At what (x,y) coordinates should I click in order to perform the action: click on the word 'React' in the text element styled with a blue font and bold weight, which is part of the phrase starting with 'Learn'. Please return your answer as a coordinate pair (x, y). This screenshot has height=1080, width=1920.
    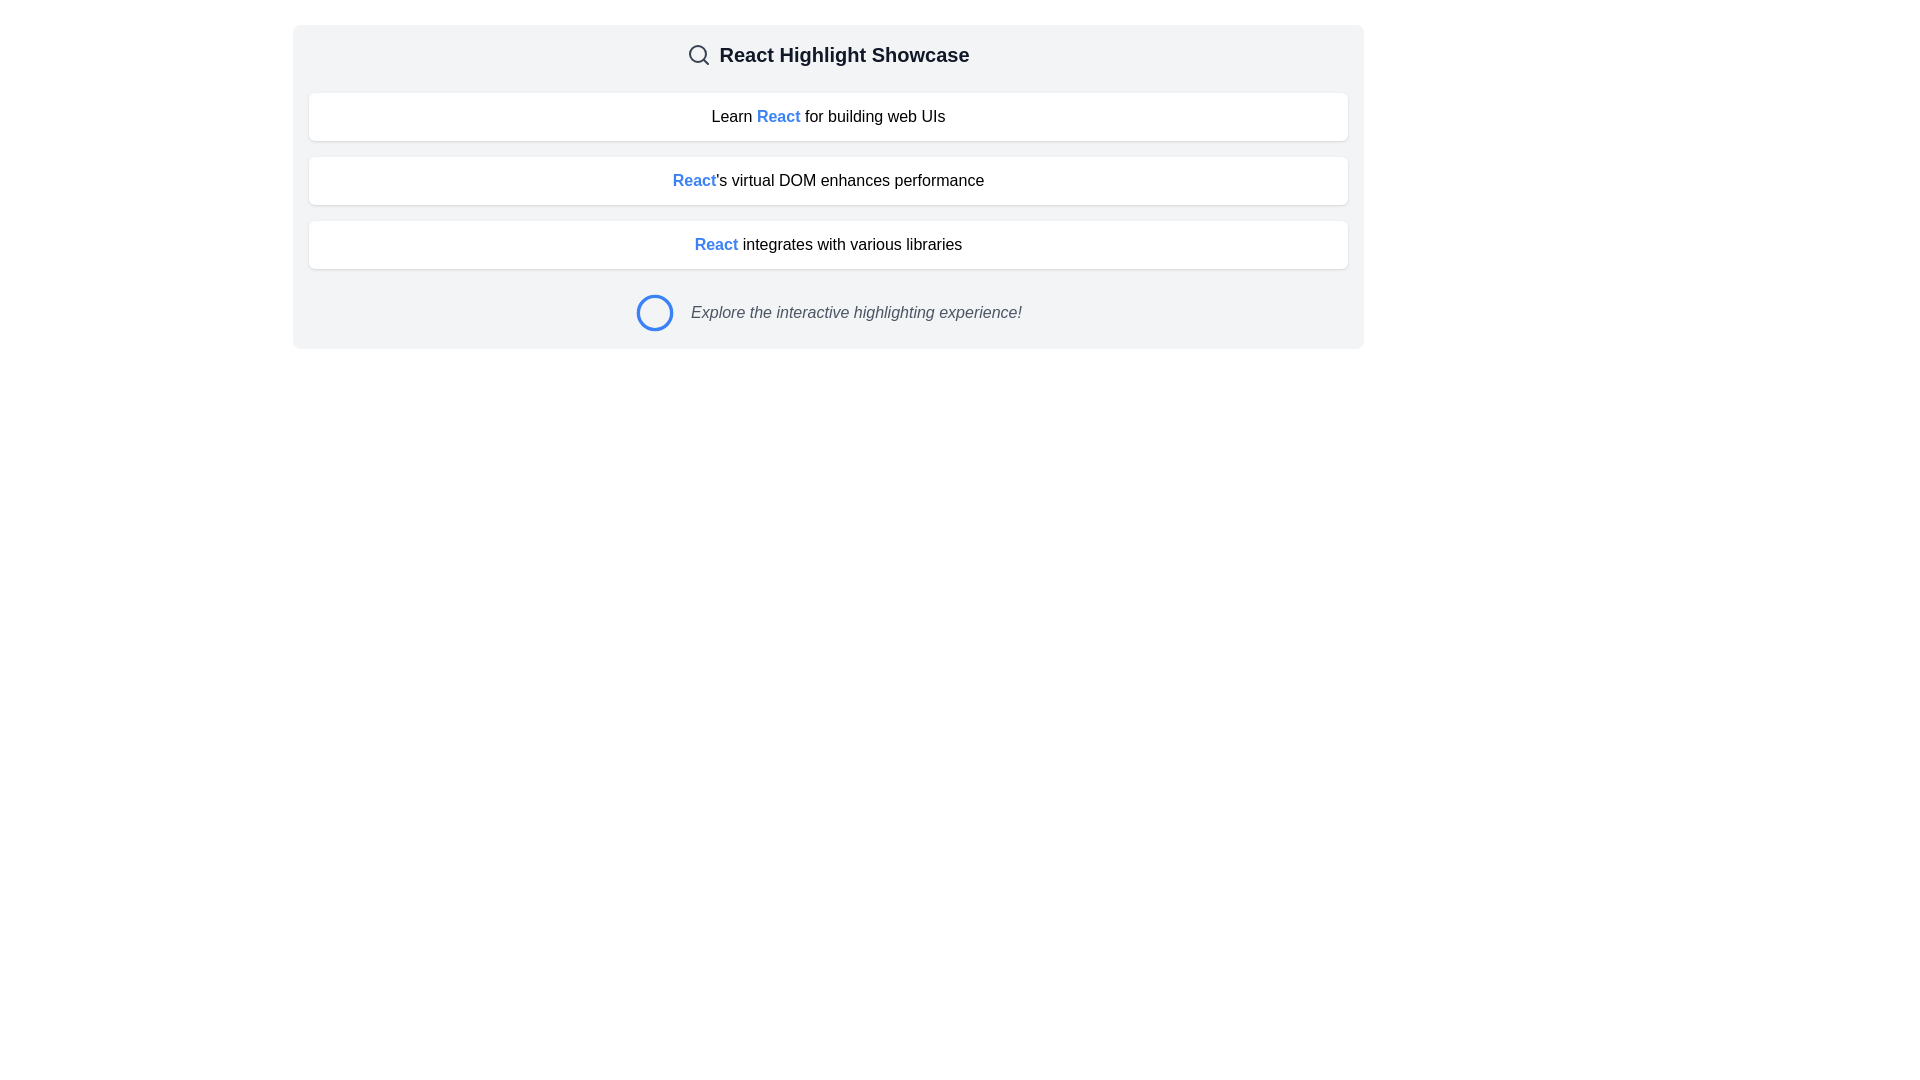
    Looking at the image, I should click on (851, 116).